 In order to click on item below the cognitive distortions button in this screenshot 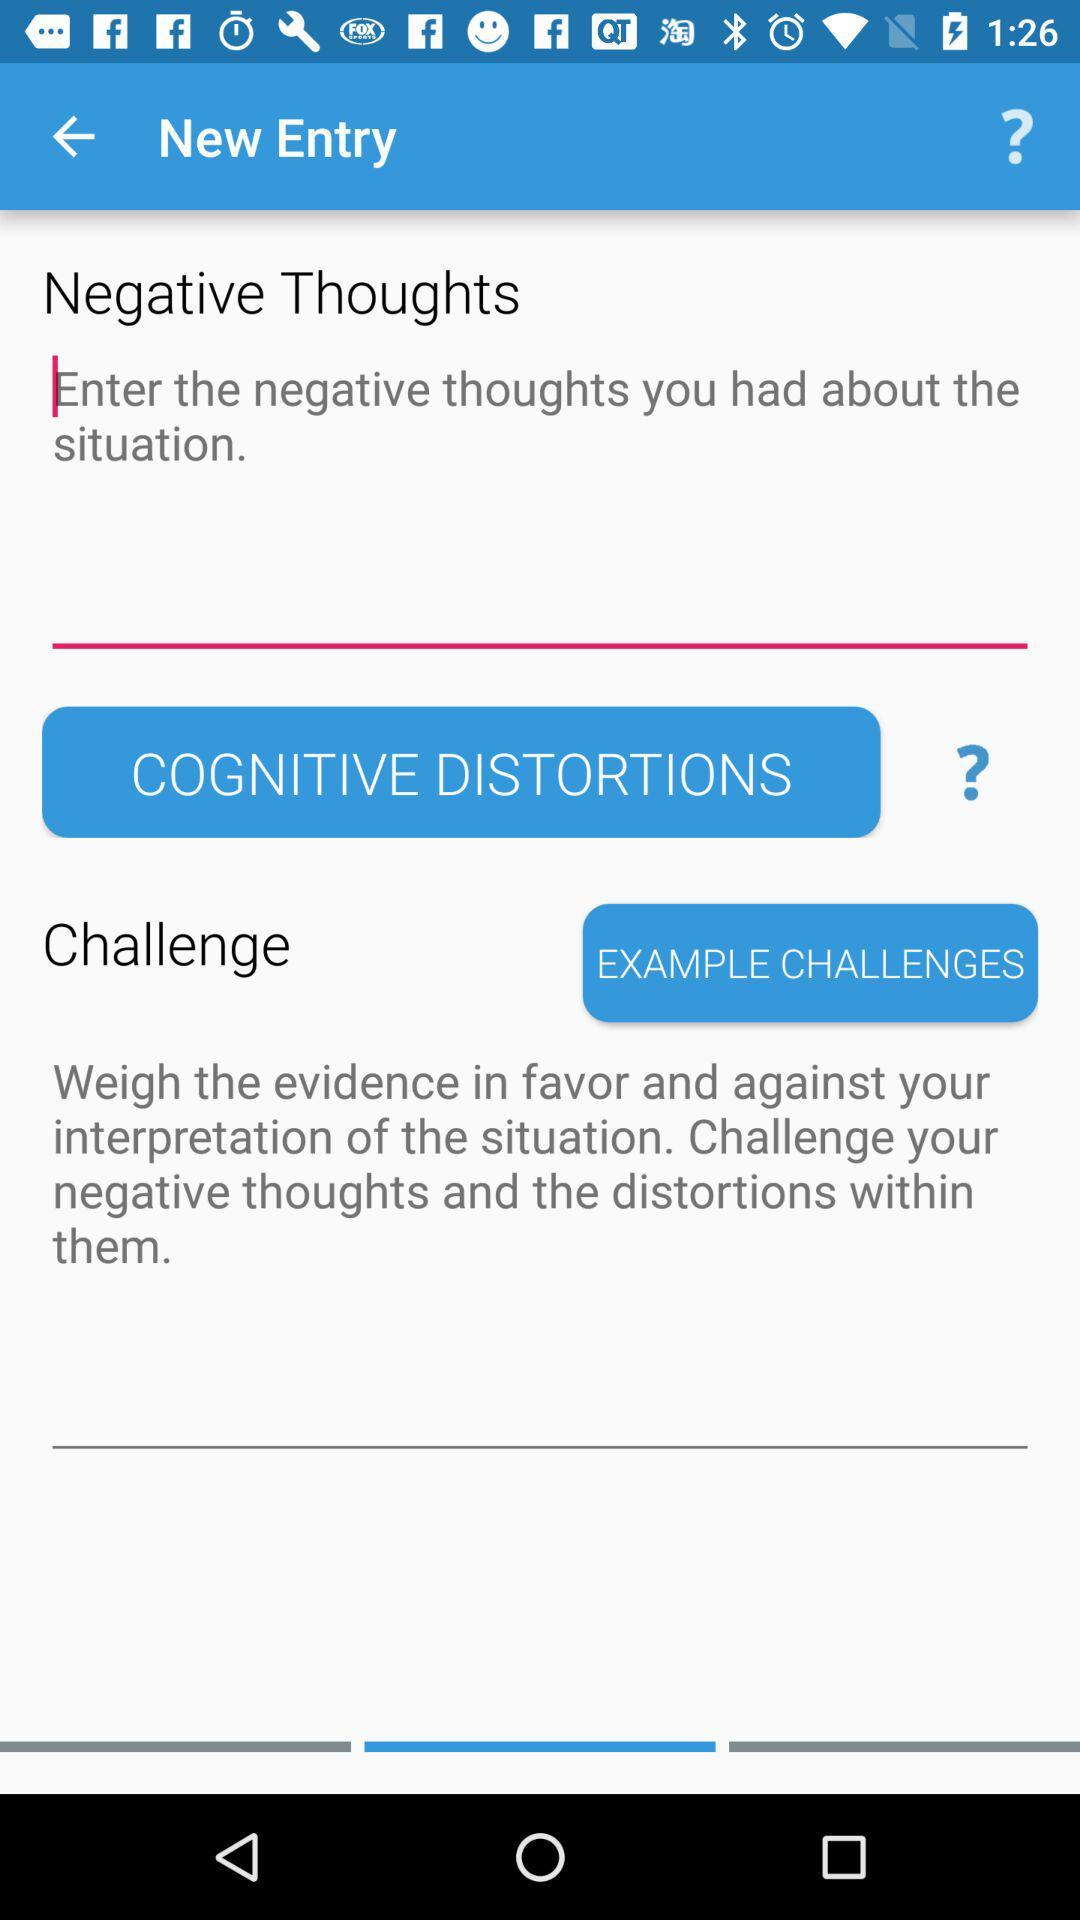, I will do `click(810, 963)`.